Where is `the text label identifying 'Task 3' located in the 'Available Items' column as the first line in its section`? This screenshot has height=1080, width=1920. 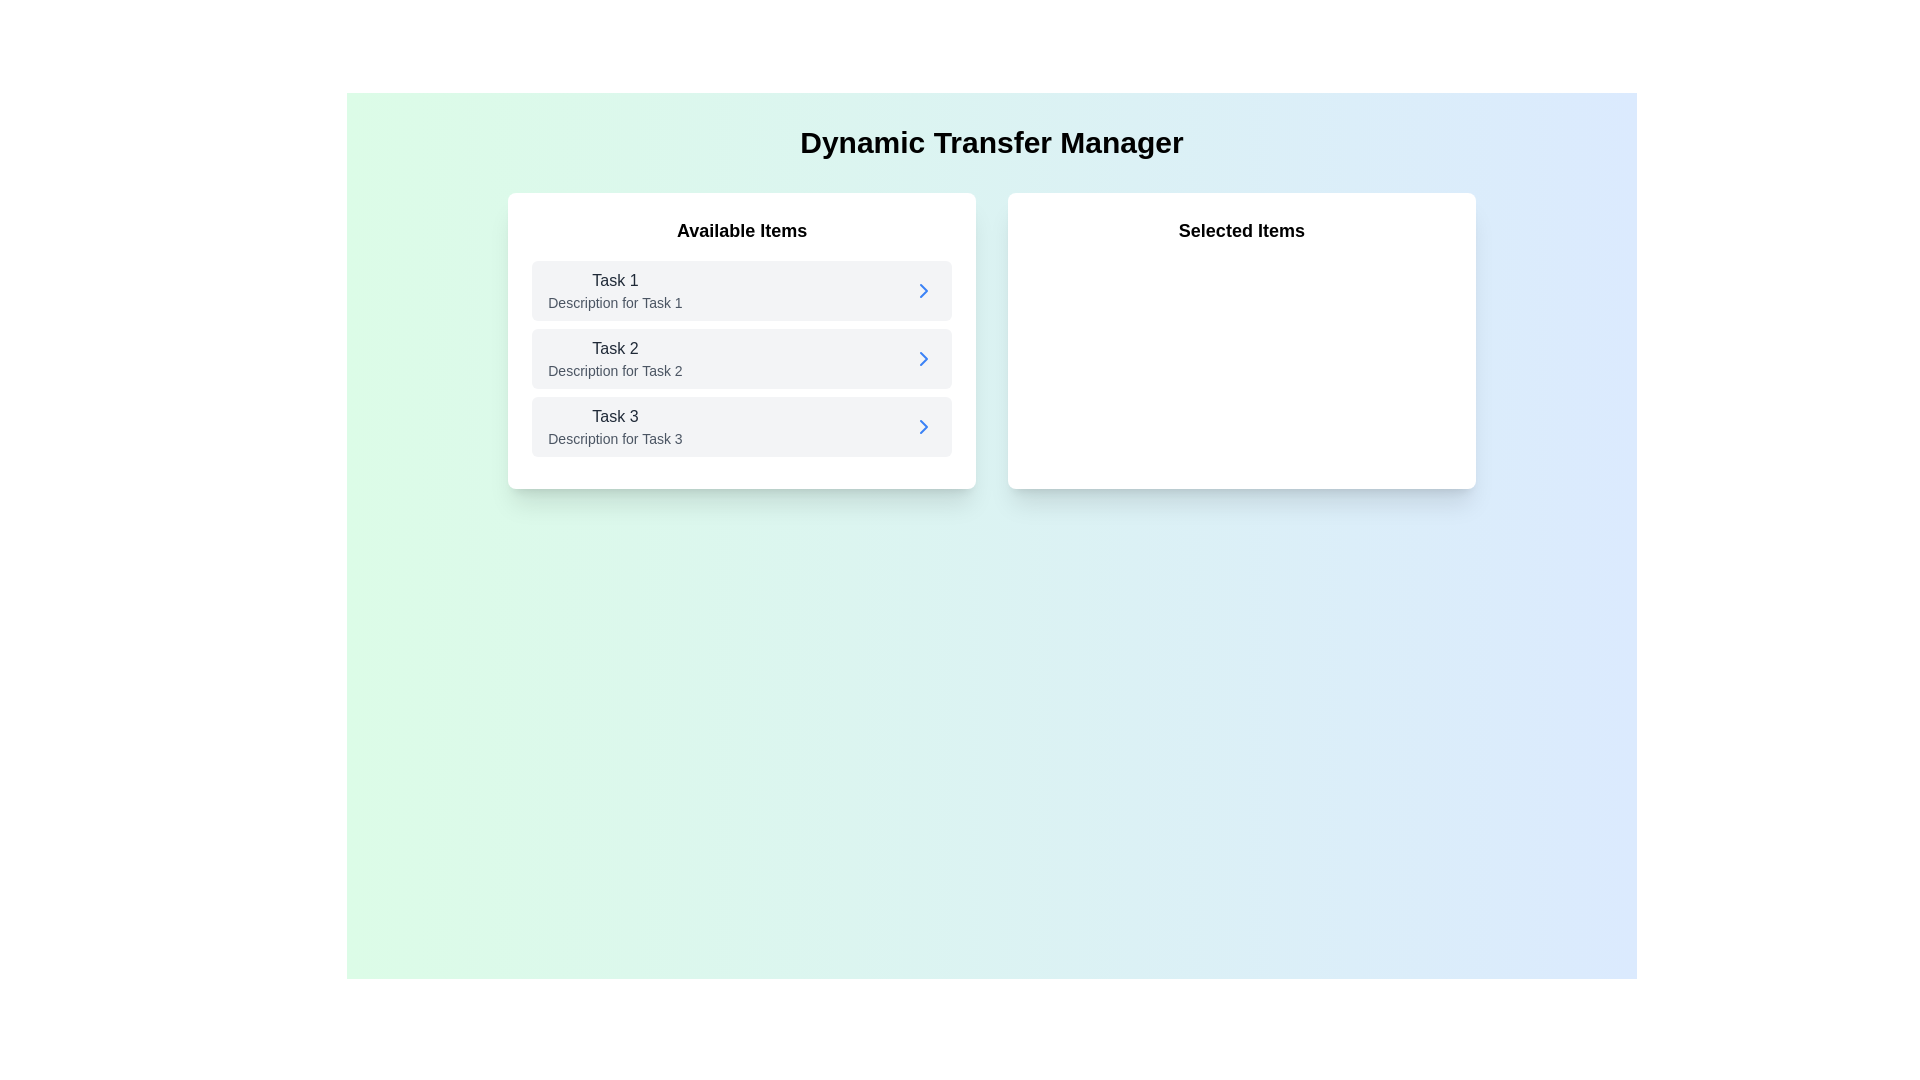
the text label identifying 'Task 3' located in the 'Available Items' column as the first line in its section is located at coordinates (614, 415).